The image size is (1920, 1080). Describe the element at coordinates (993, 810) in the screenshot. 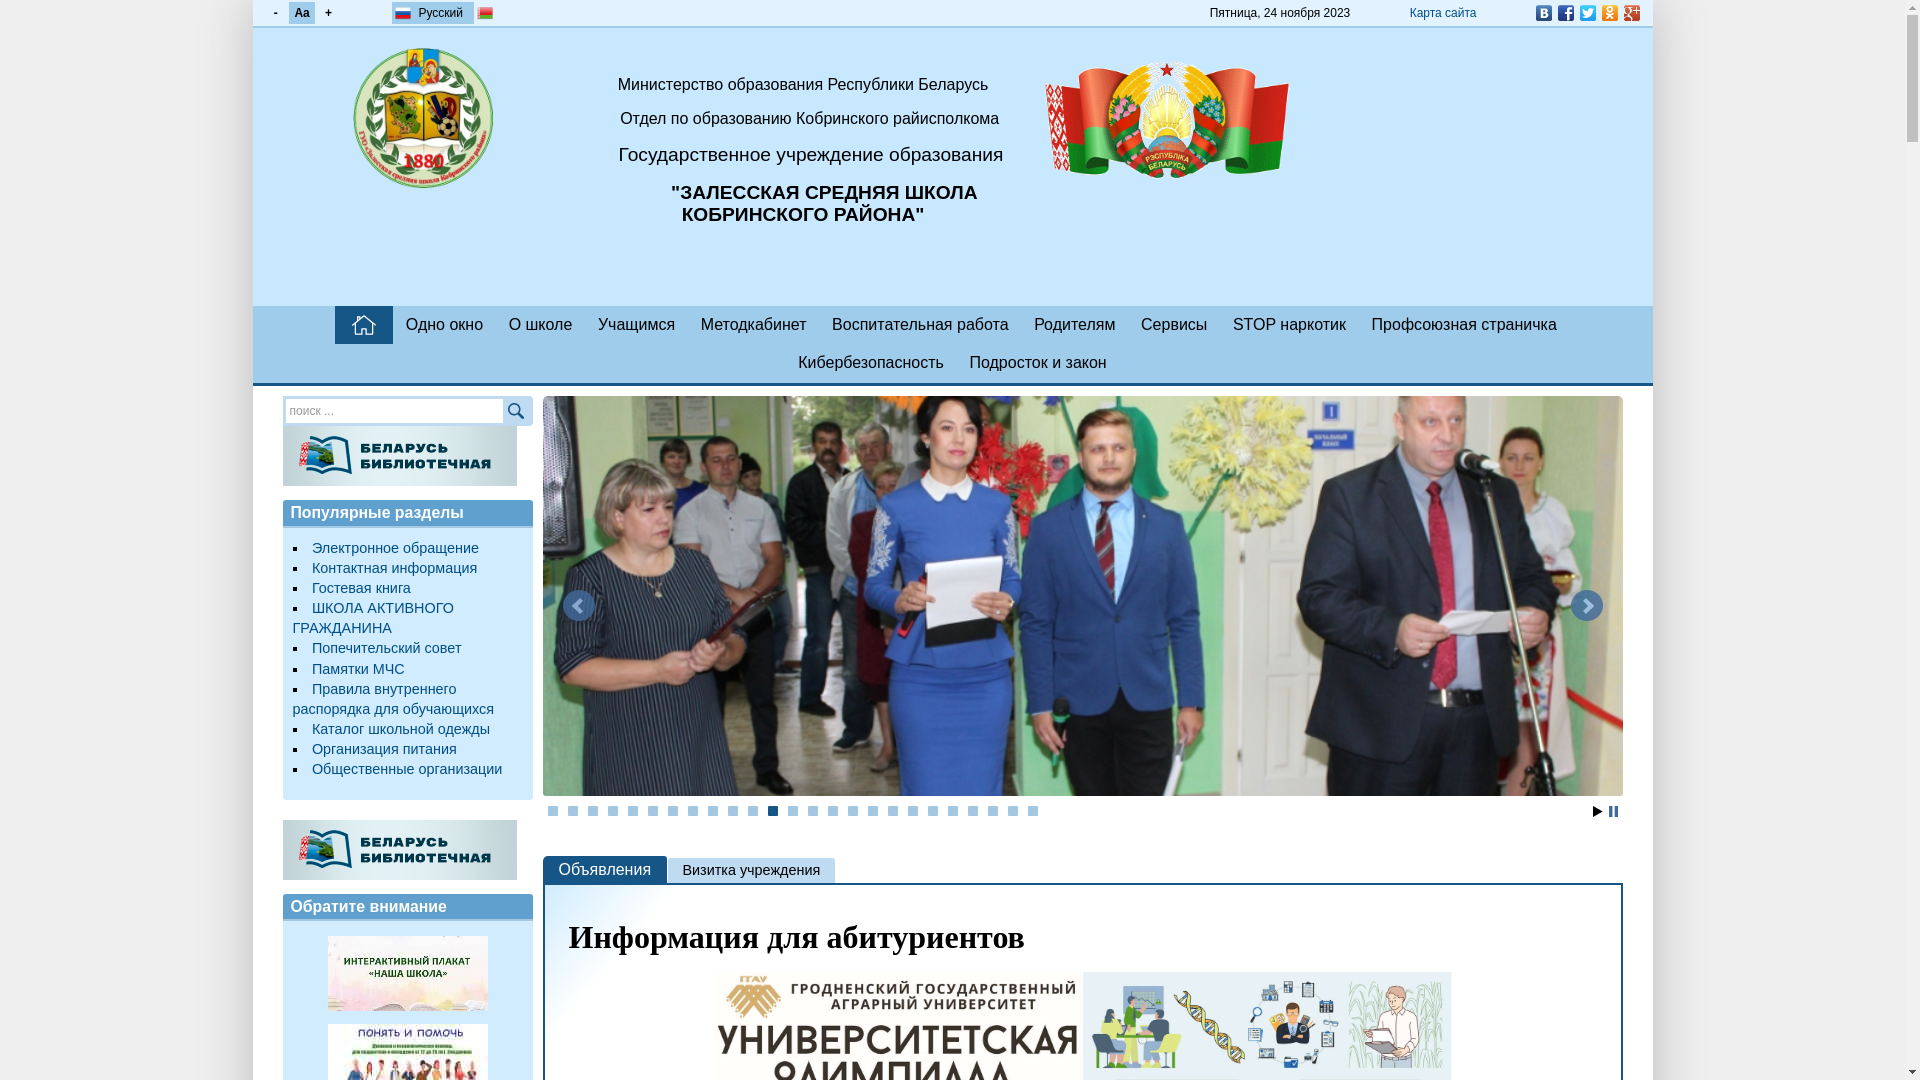

I see `'23'` at that location.